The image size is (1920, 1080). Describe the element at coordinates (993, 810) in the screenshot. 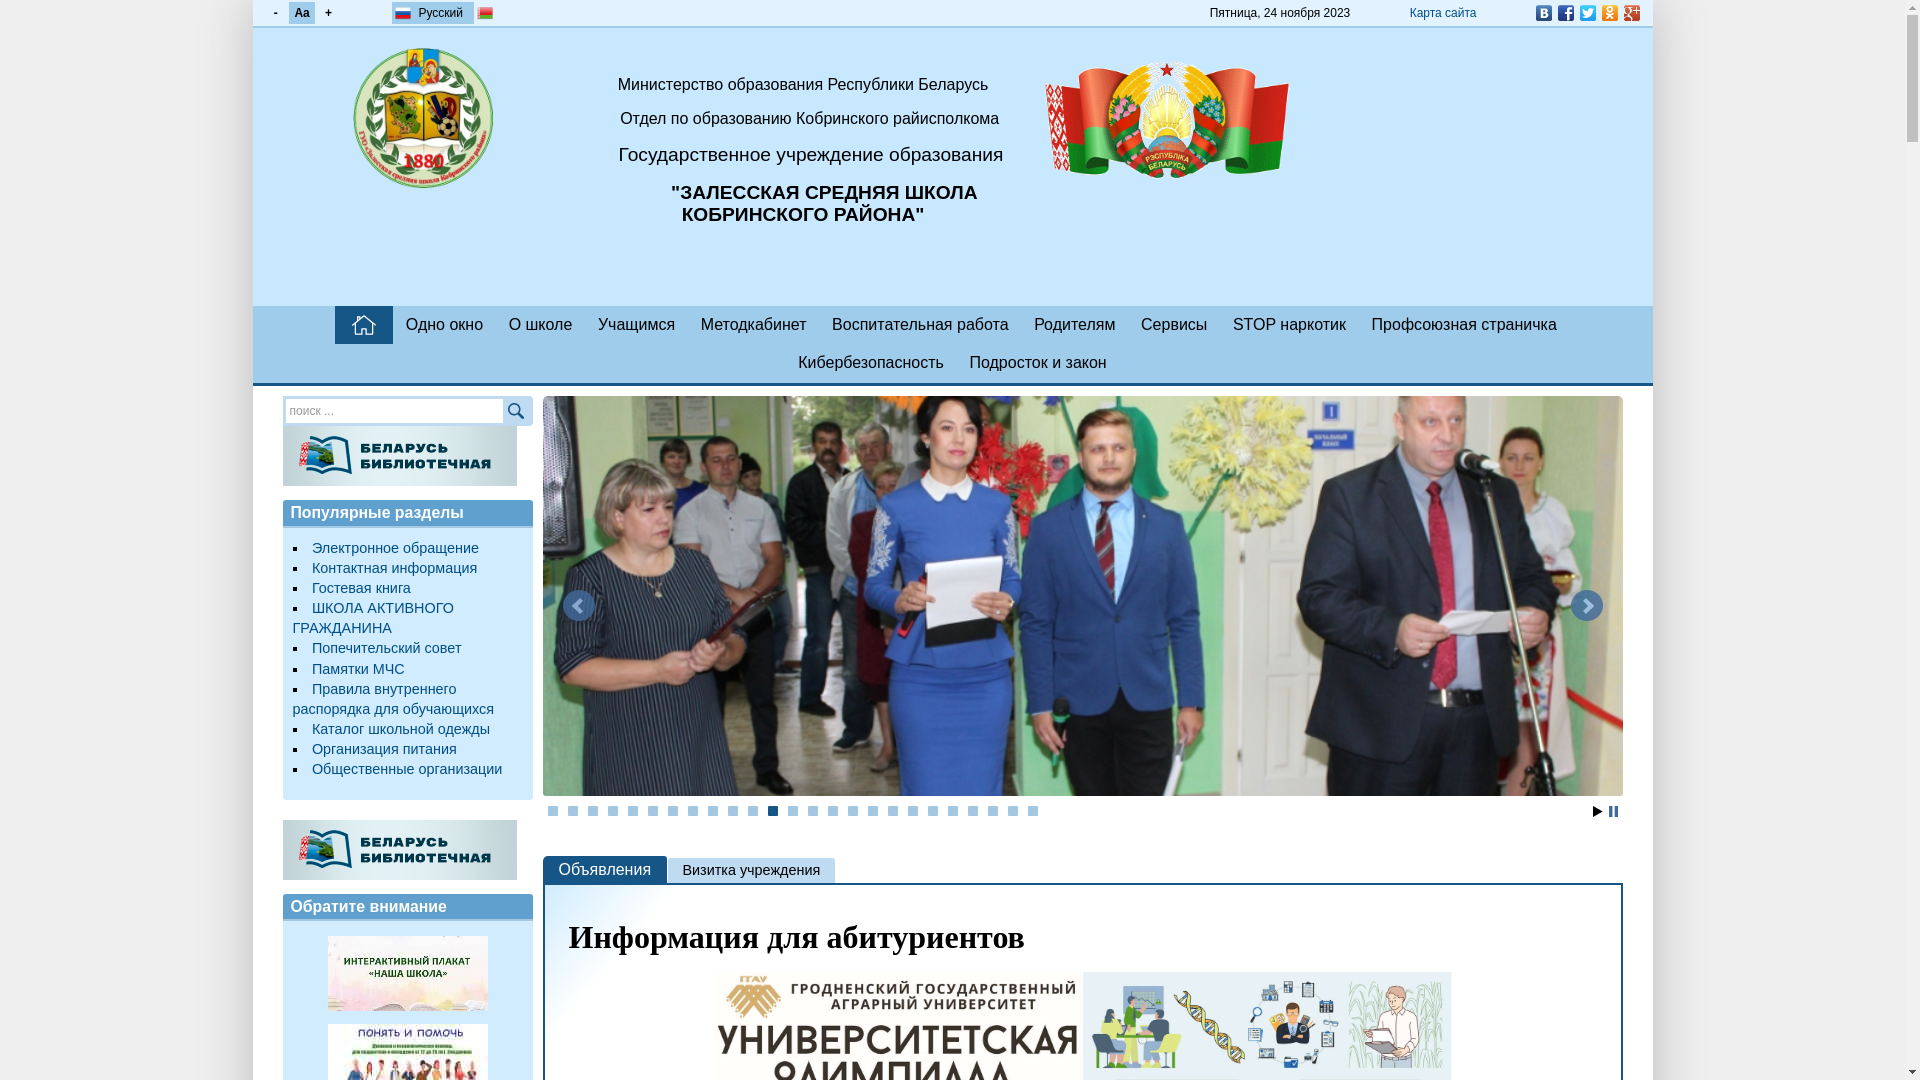

I see `'23'` at that location.